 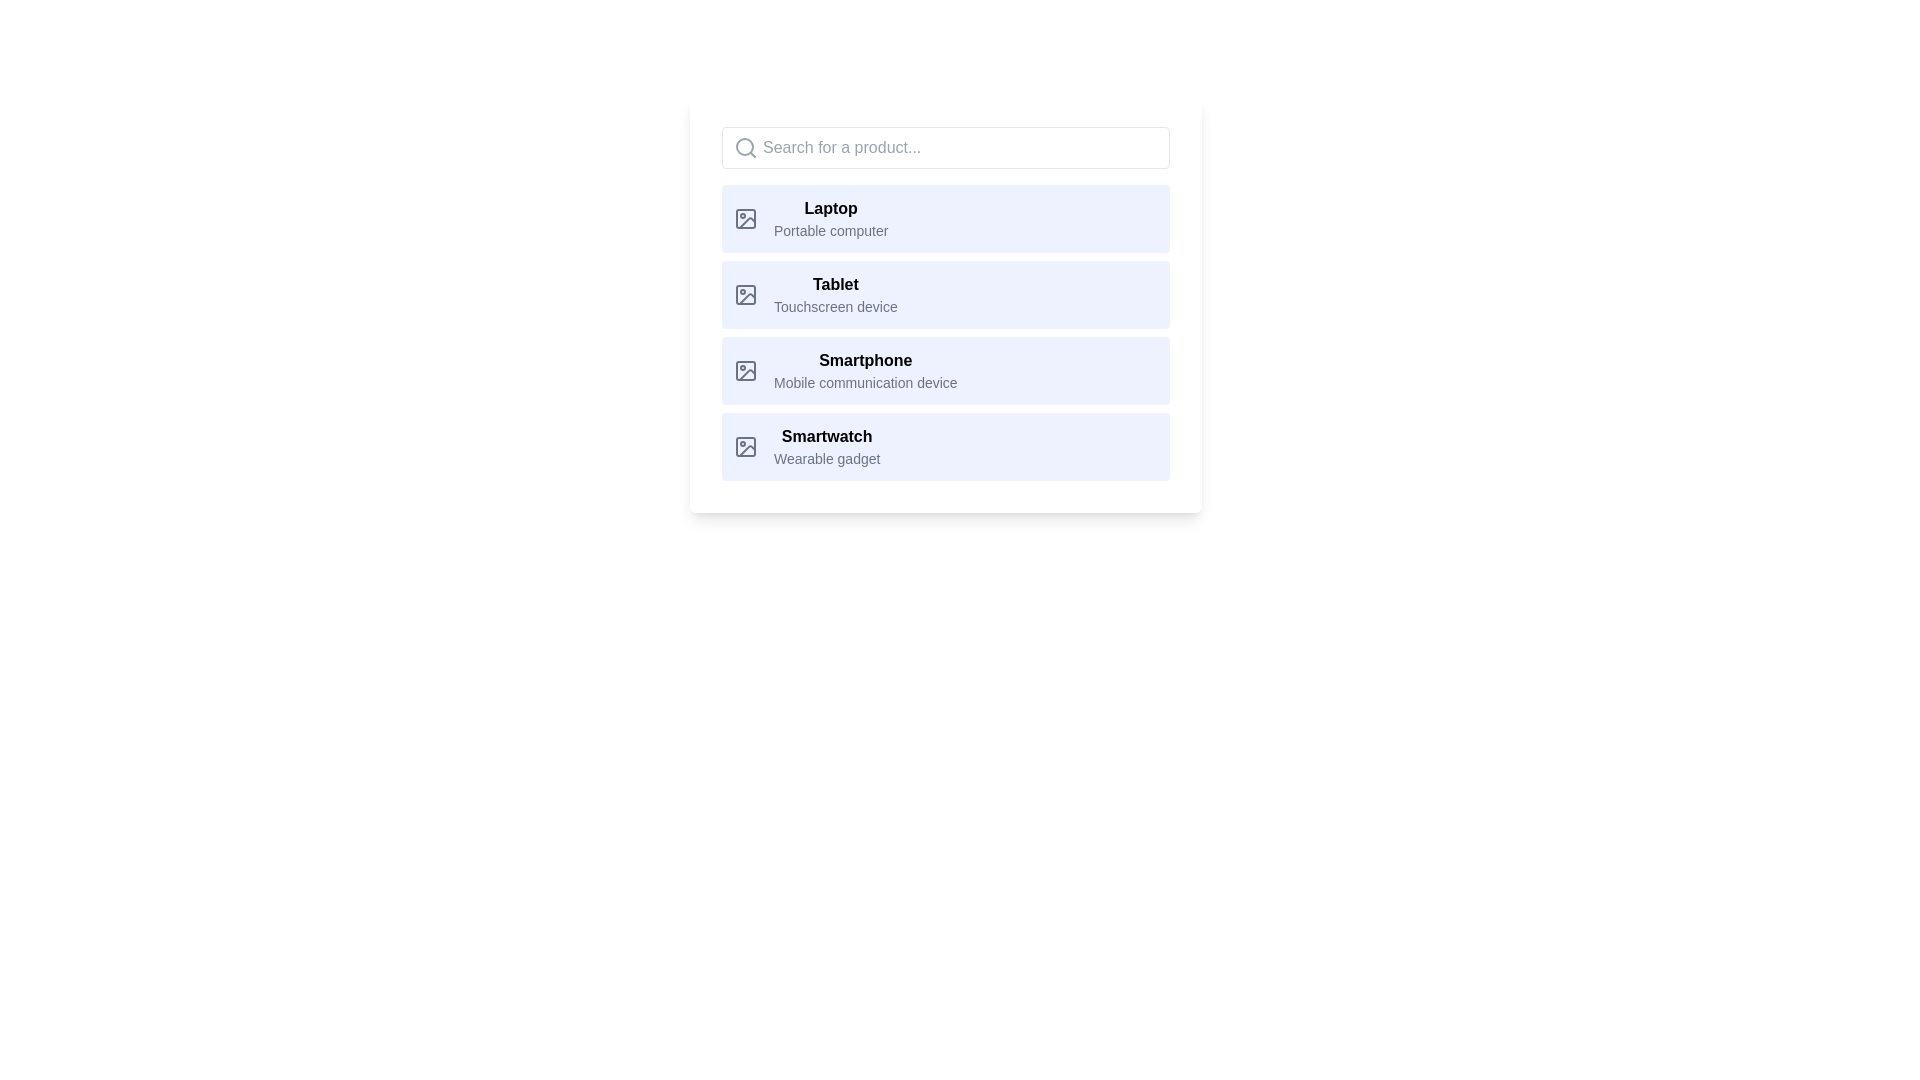 What do you see at coordinates (835, 307) in the screenshot?
I see `text content of the gray text label that says 'Touchscreen device', which is positioned directly below the 'Tablet' title` at bounding box center [835, 307].